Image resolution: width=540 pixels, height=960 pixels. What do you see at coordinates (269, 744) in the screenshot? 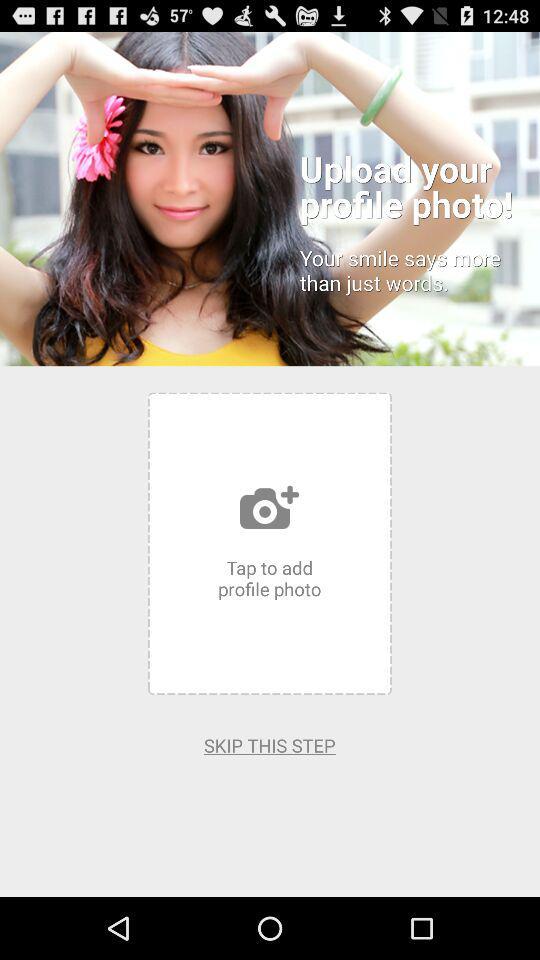
I see `the app at the bottom` at bounding box center [269, 744].